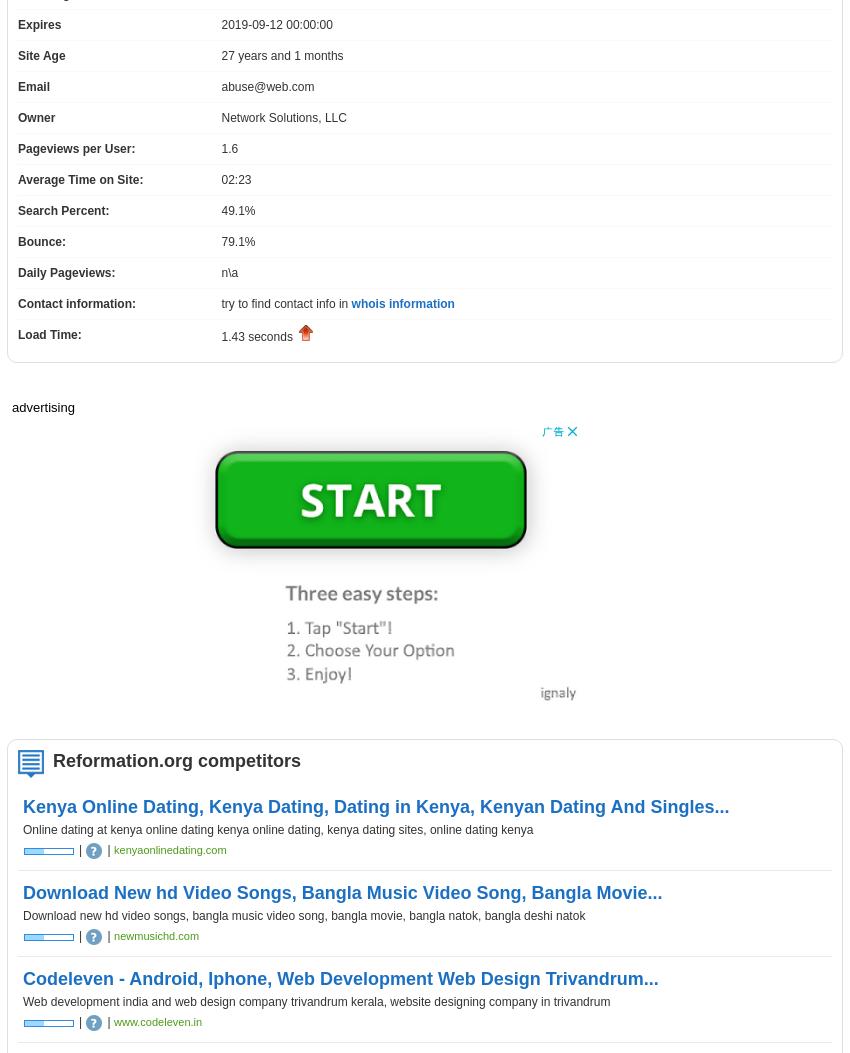 Image resolution: width=850 pixels, height=1053 pixels. I want to click on 'advertising', so click(10, 407).